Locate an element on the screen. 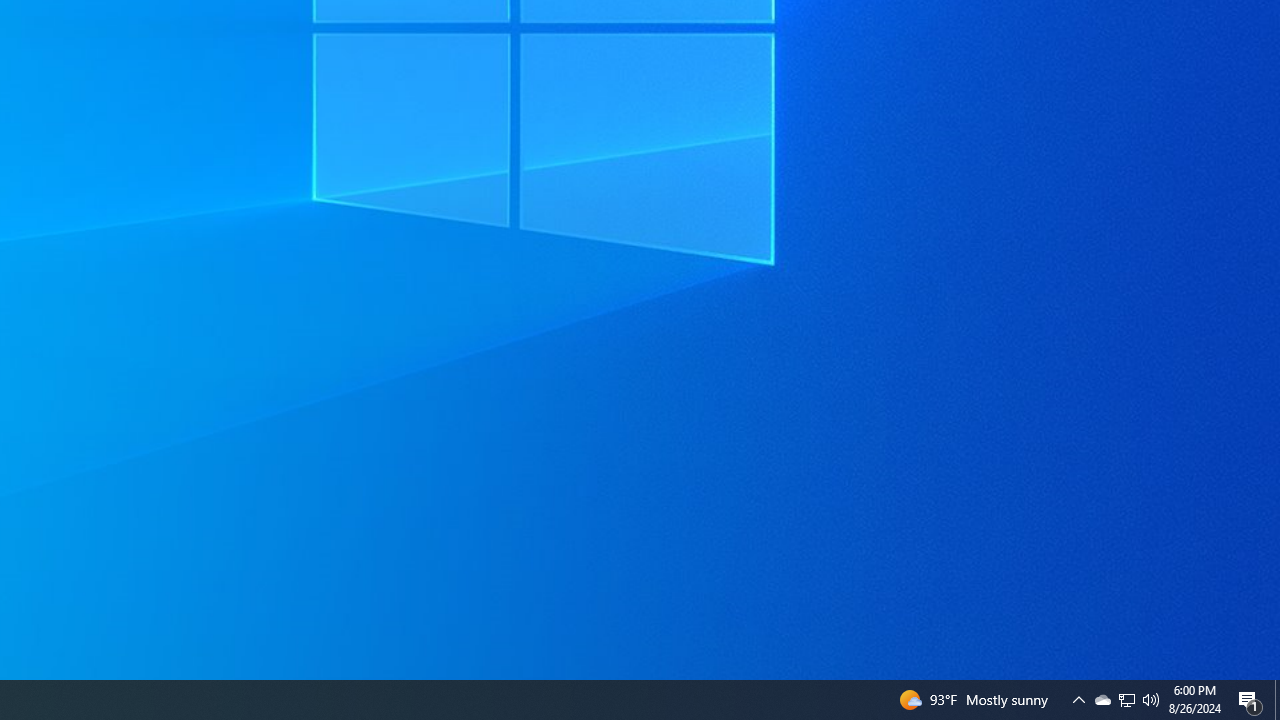  'Notification Chevron' is located at coordinates (1127, 698).